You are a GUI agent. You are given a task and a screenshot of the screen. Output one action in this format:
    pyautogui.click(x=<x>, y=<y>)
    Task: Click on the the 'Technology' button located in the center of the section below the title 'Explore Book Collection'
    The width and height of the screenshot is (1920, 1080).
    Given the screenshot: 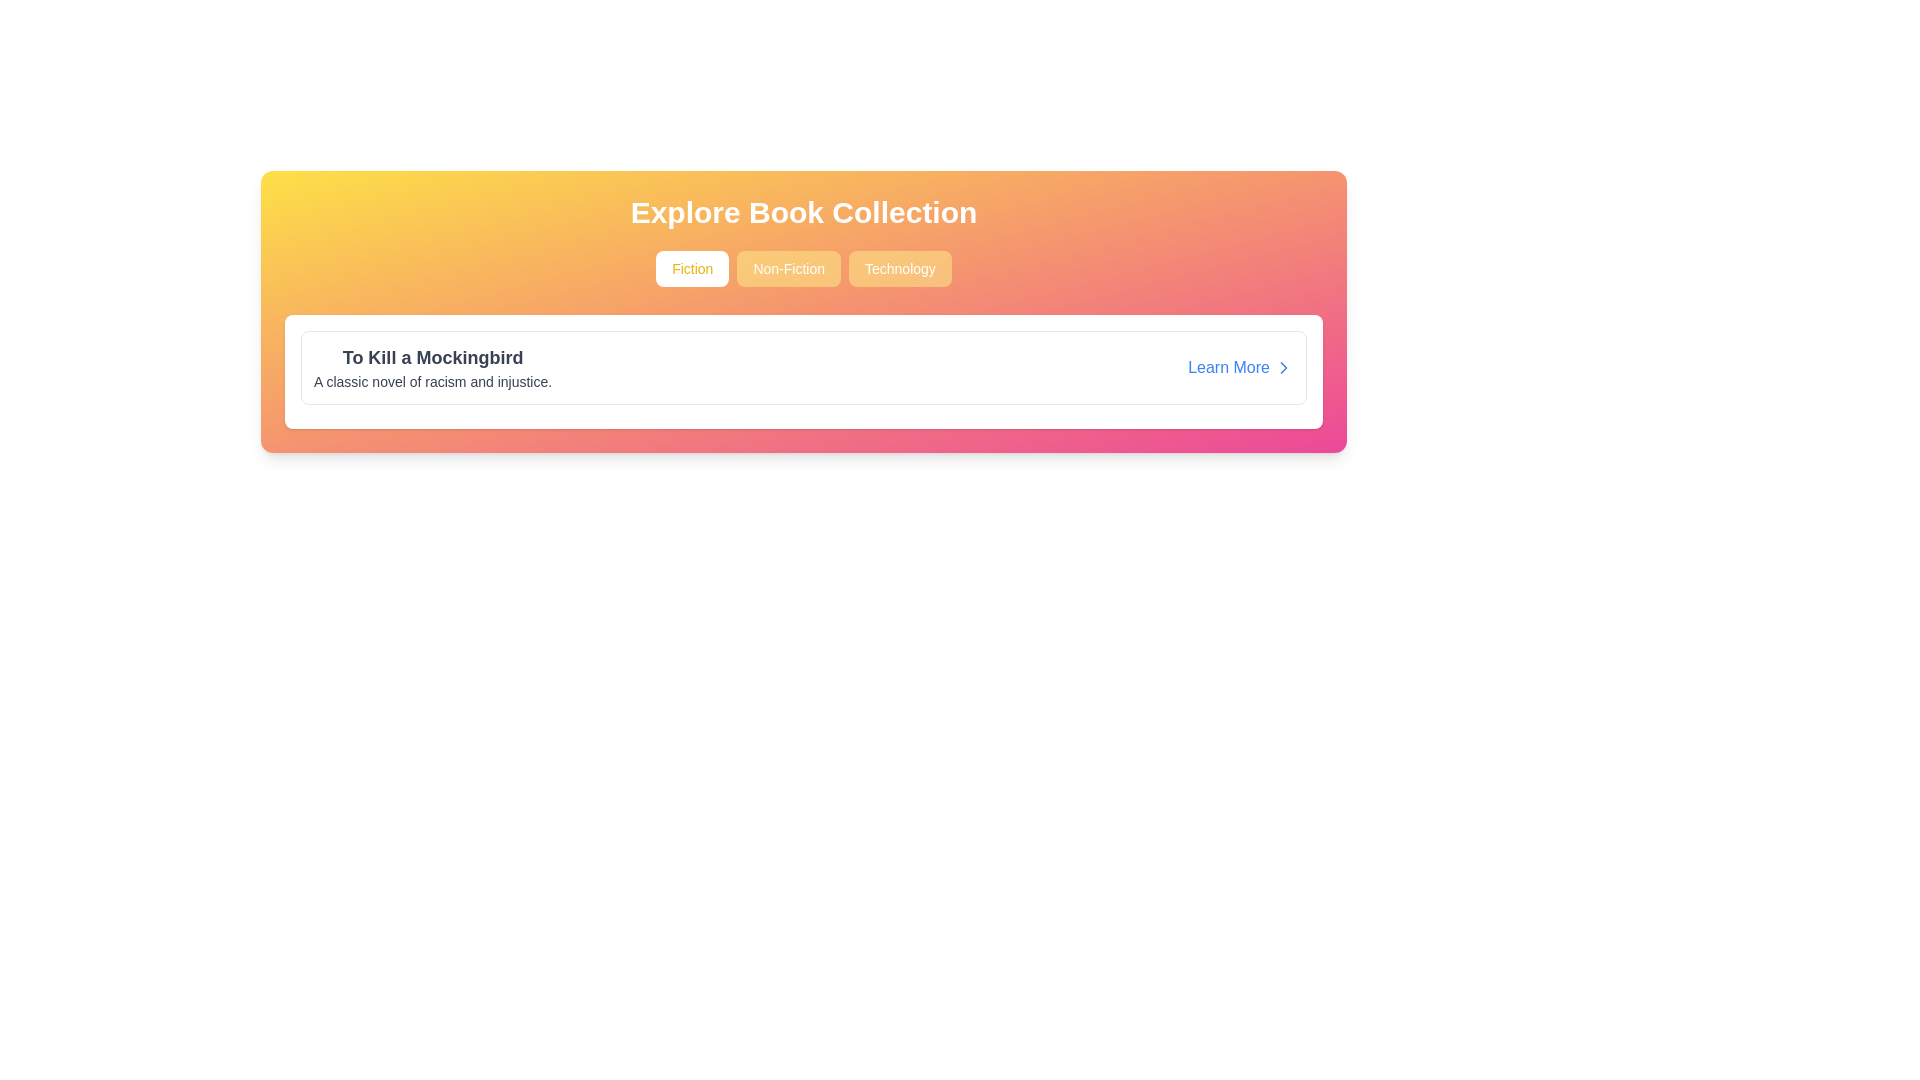 What is the action you would take?
    pyautogui.click(x=899, y=268)
    